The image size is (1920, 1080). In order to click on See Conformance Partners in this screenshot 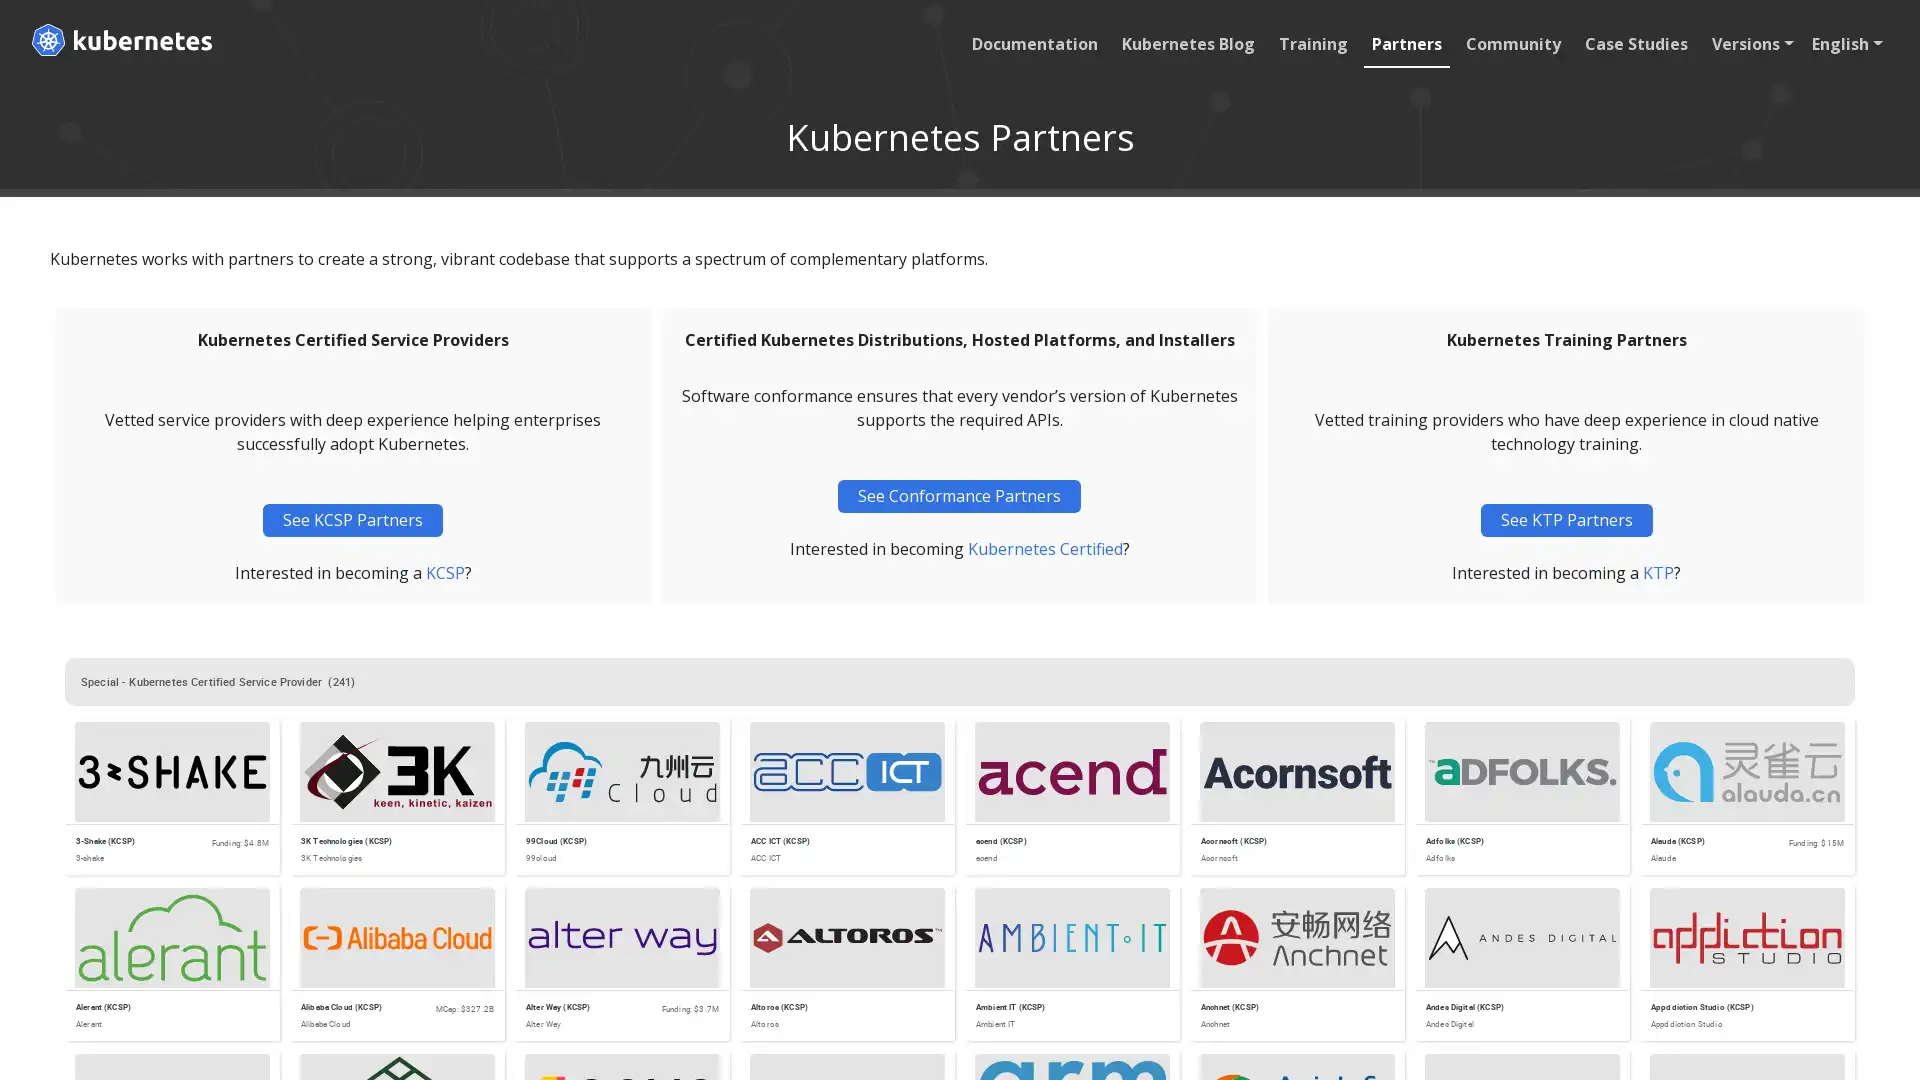, I will do `click(958, 495)`.